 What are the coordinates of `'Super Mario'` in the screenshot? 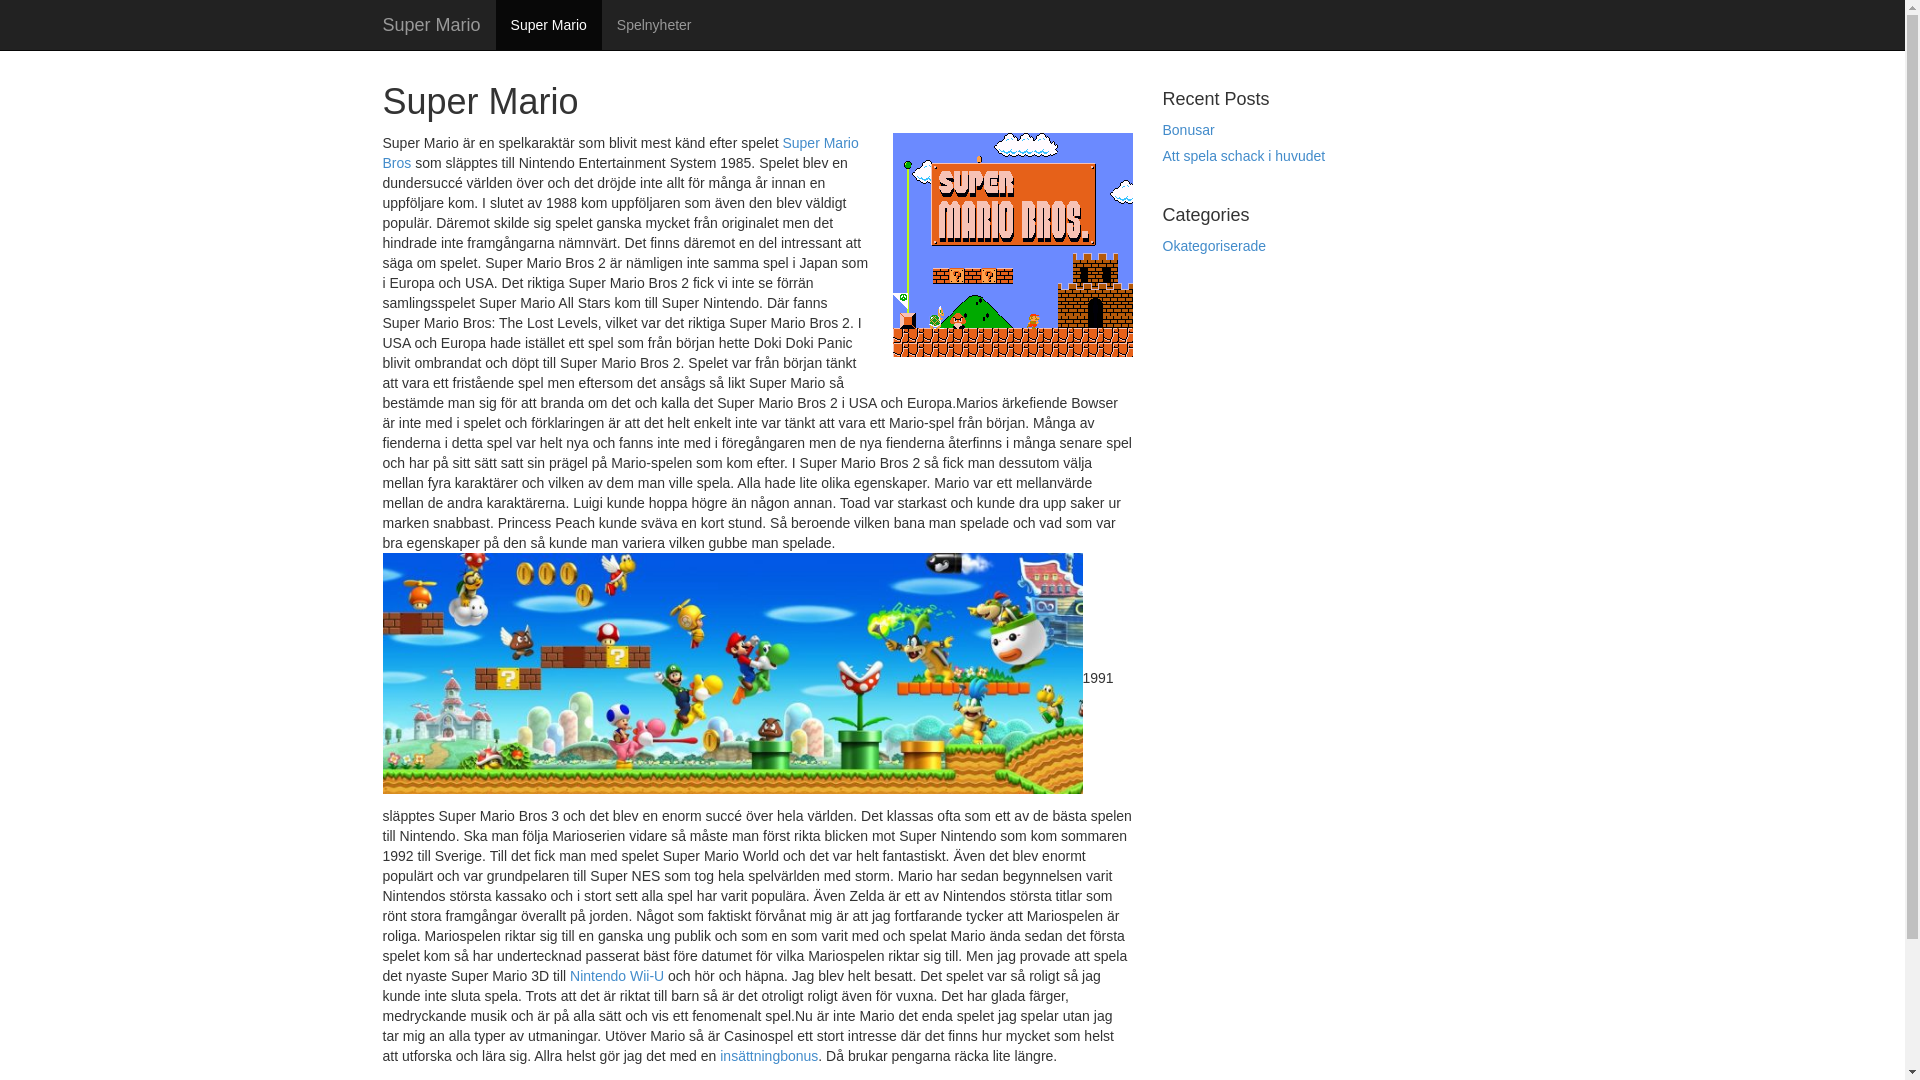 It's located at (431, 24).